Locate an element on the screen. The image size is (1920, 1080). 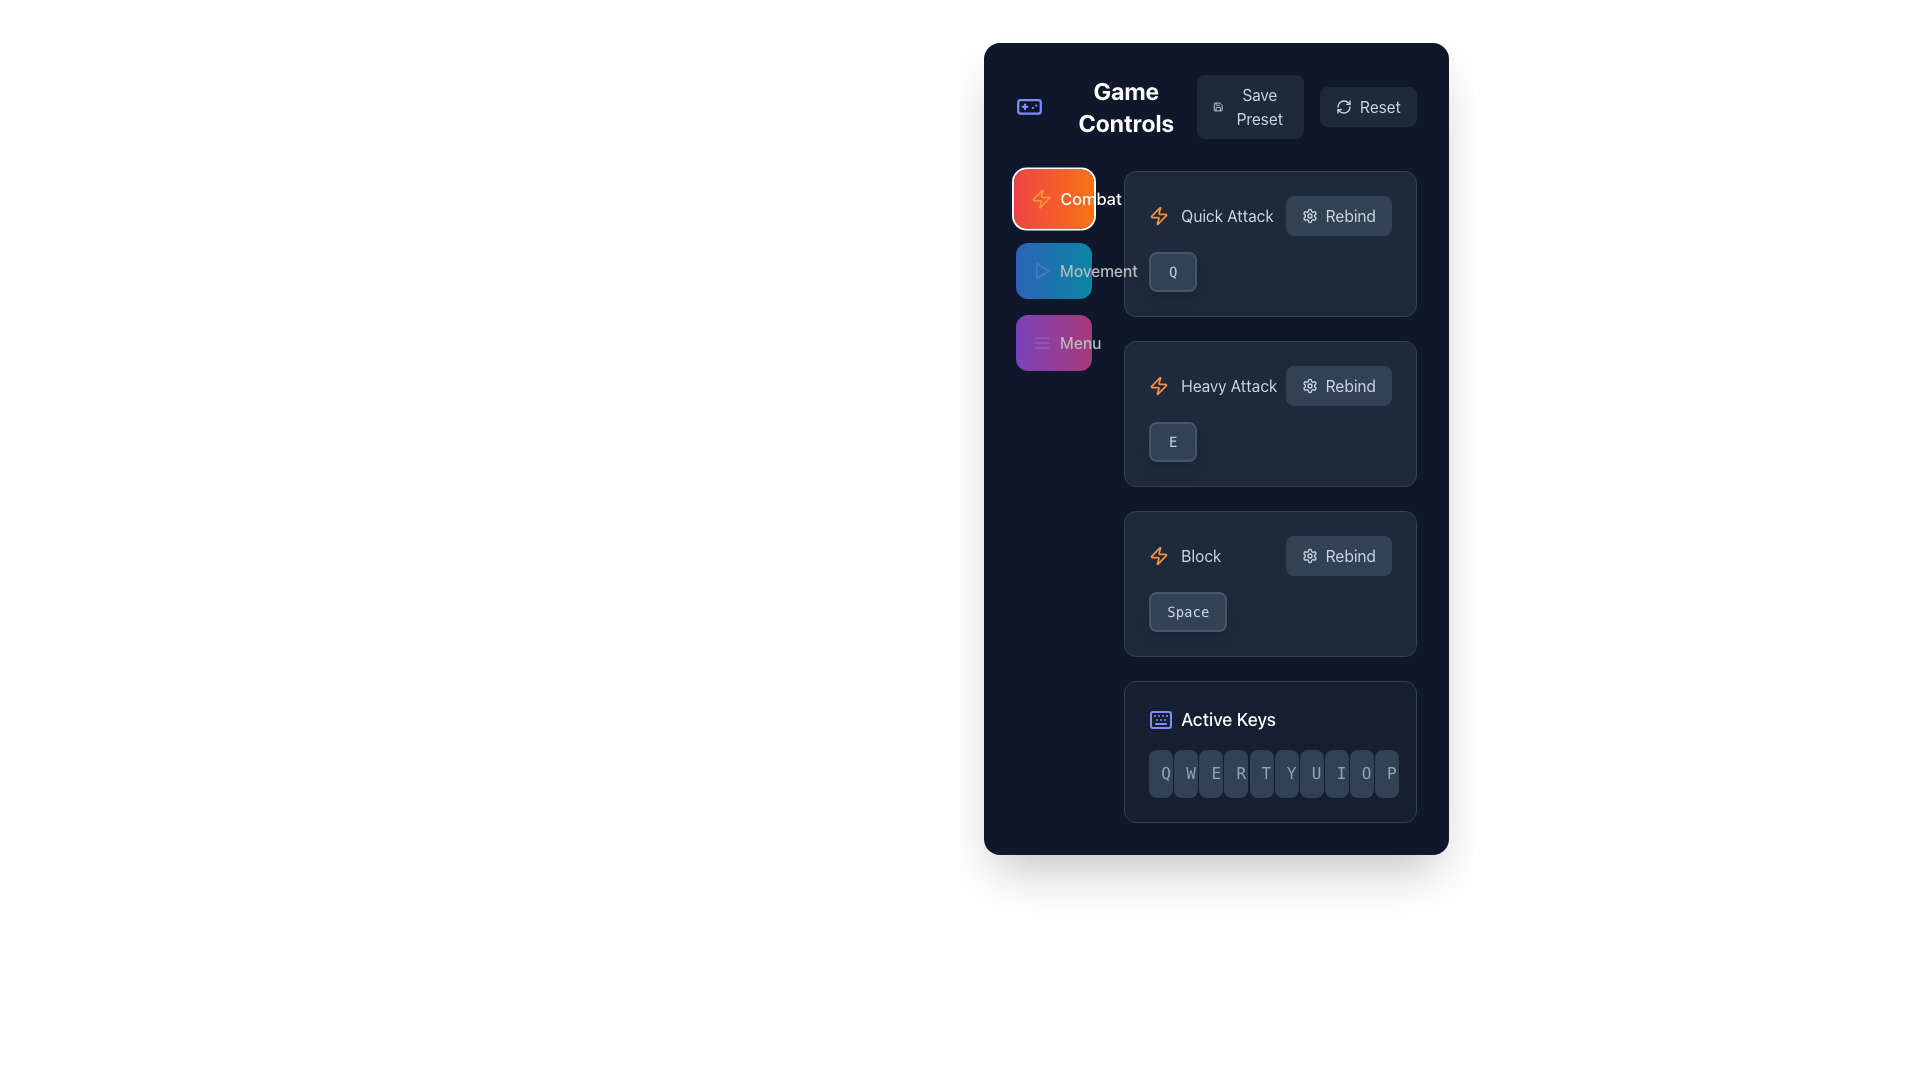
the lightning bolt icon is located at coordinates (1159, 385).